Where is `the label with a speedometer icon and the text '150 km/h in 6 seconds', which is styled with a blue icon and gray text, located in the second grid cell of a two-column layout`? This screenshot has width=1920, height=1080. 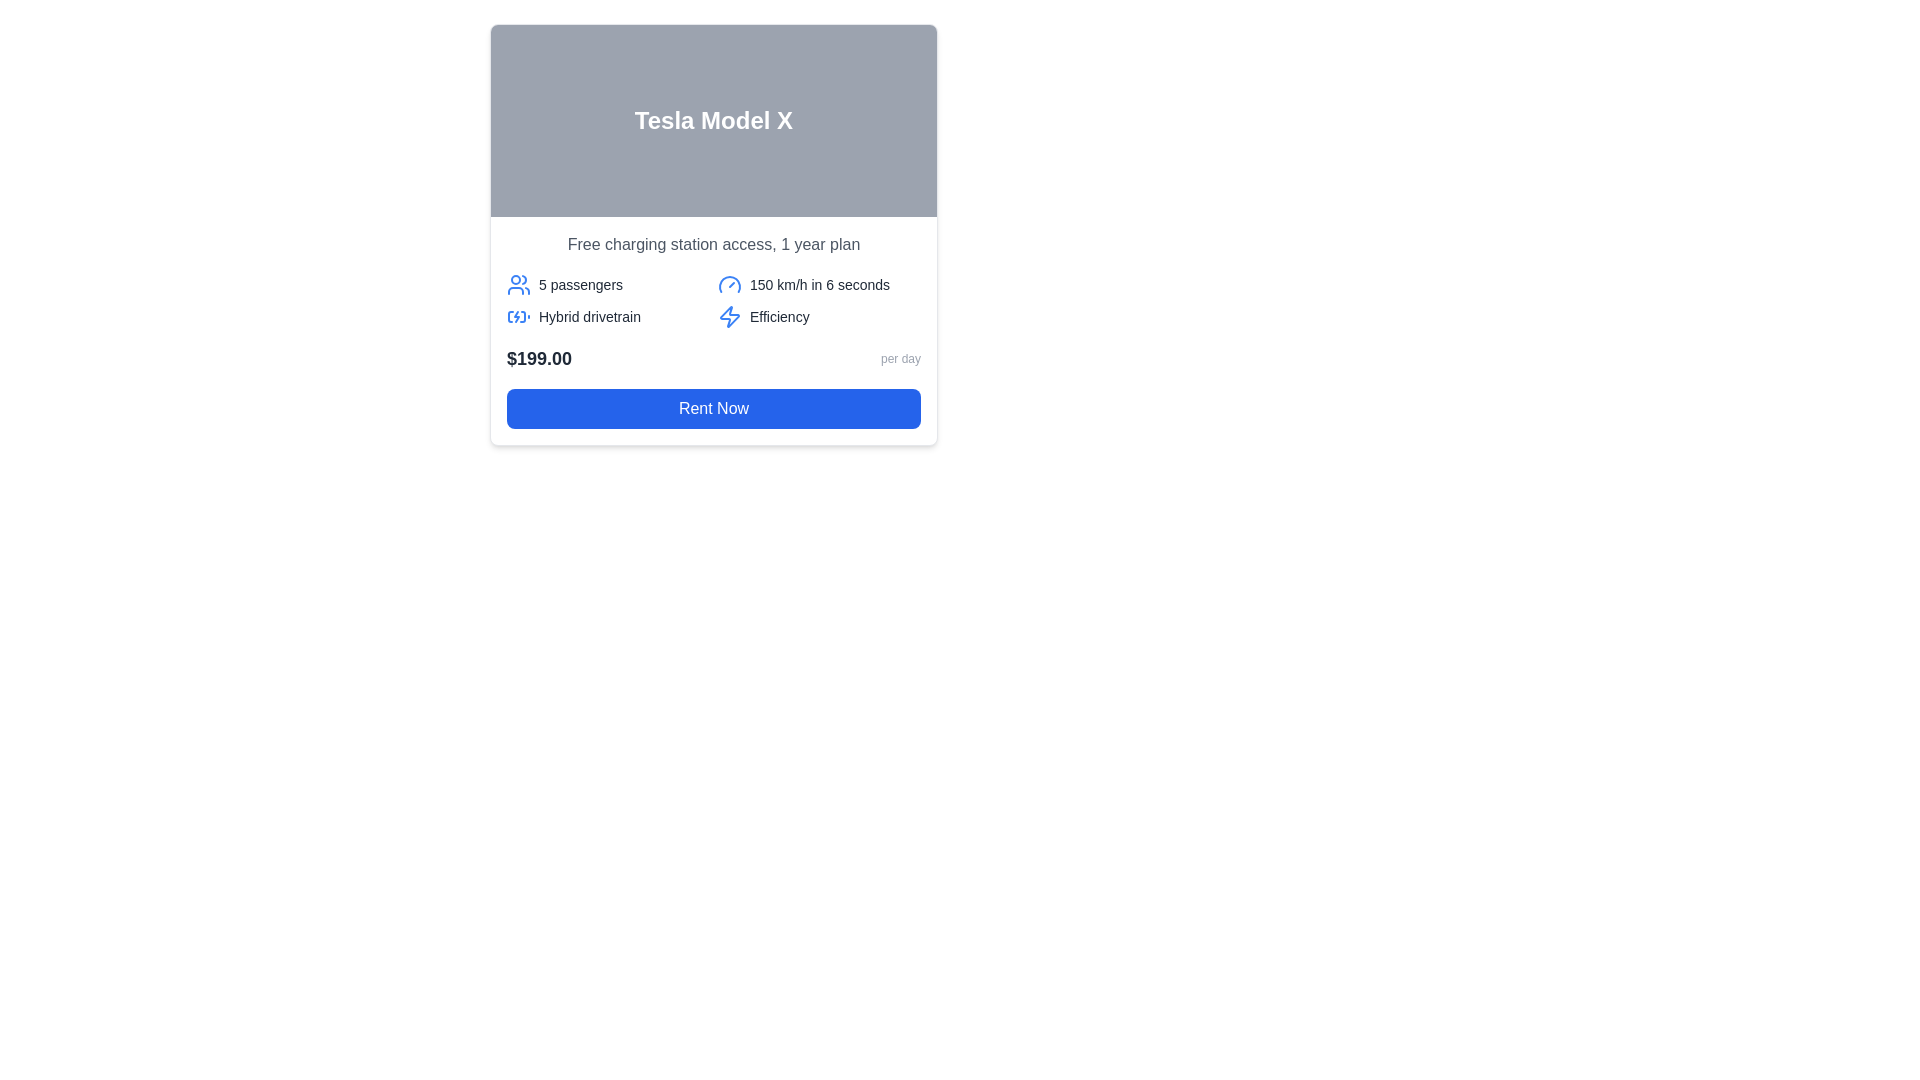 the label with a speedometer icon and the text '150 km/h in 6 seconds', which is styled with a blue icon and gray text, located in the second grid cell of a two-column layout is located at coordinates (819, 285).